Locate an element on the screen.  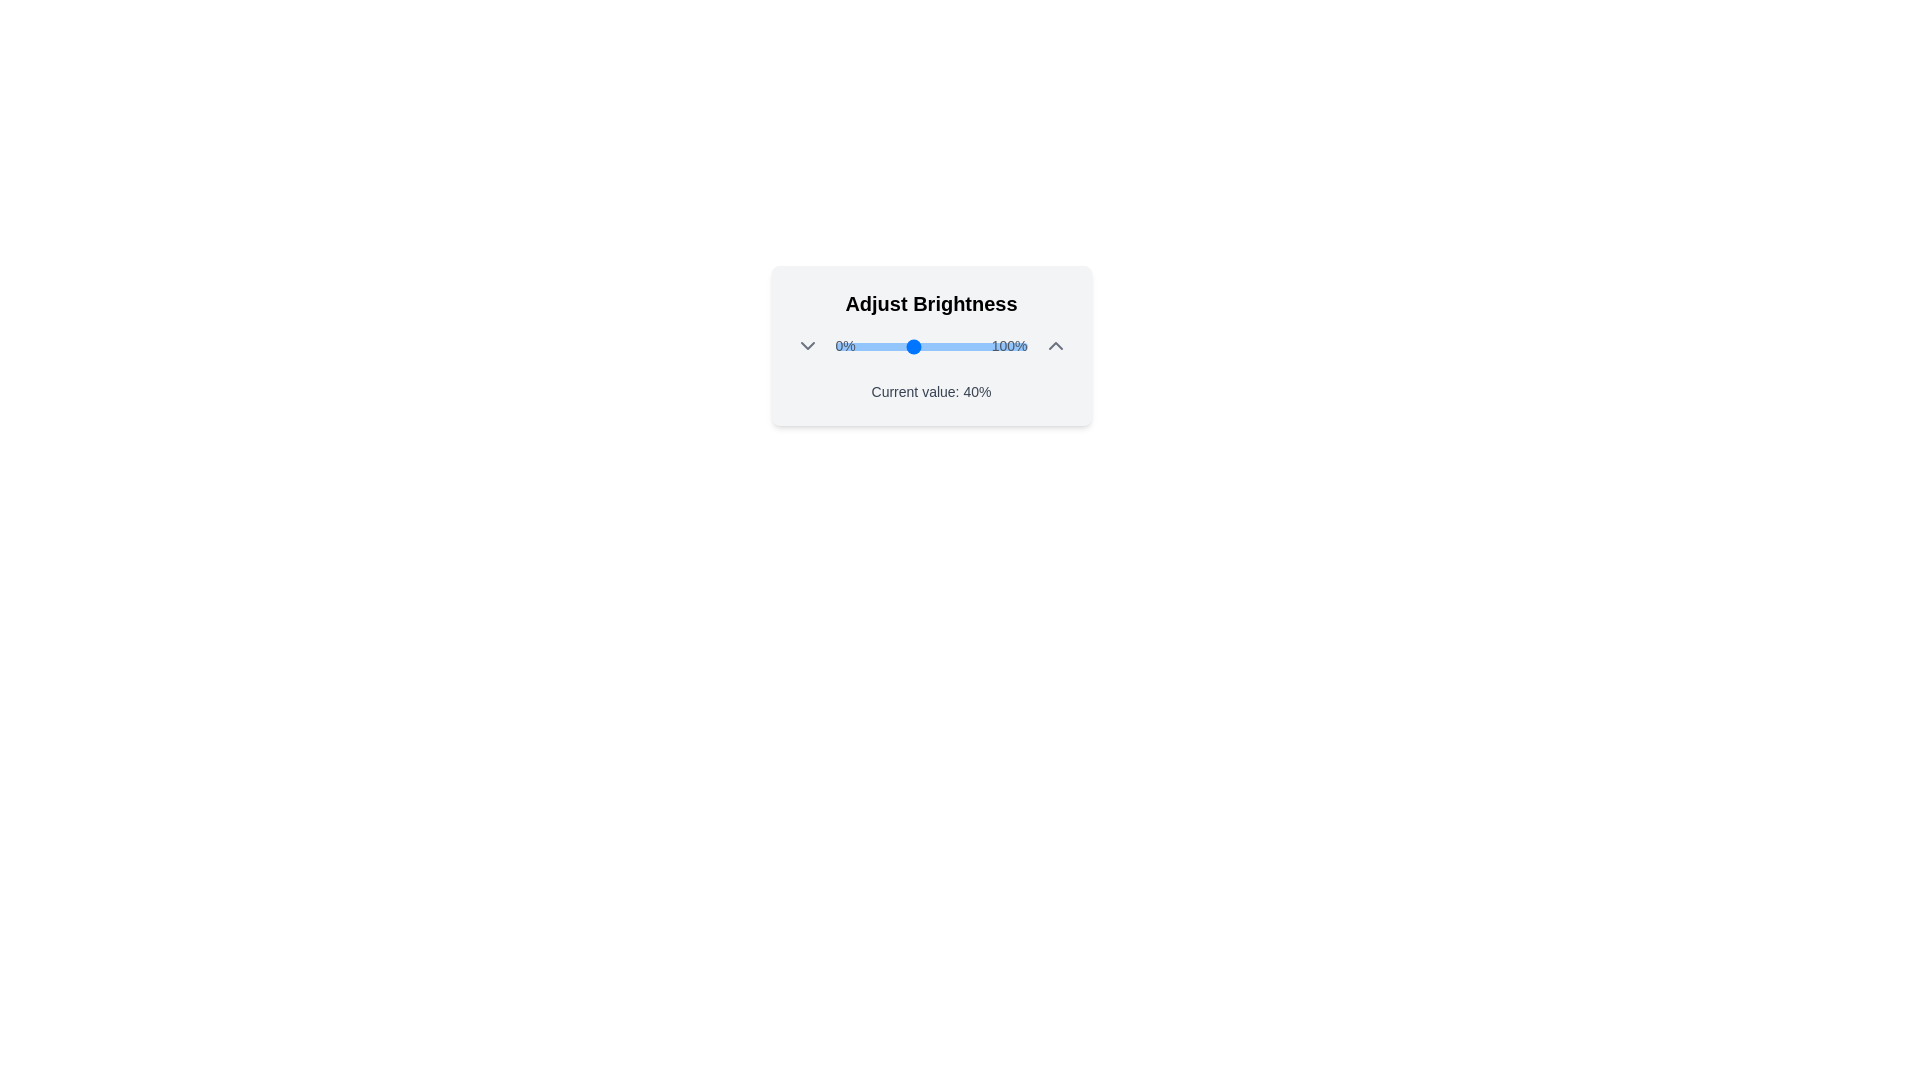
brightness is located at coordinates (991, 346).